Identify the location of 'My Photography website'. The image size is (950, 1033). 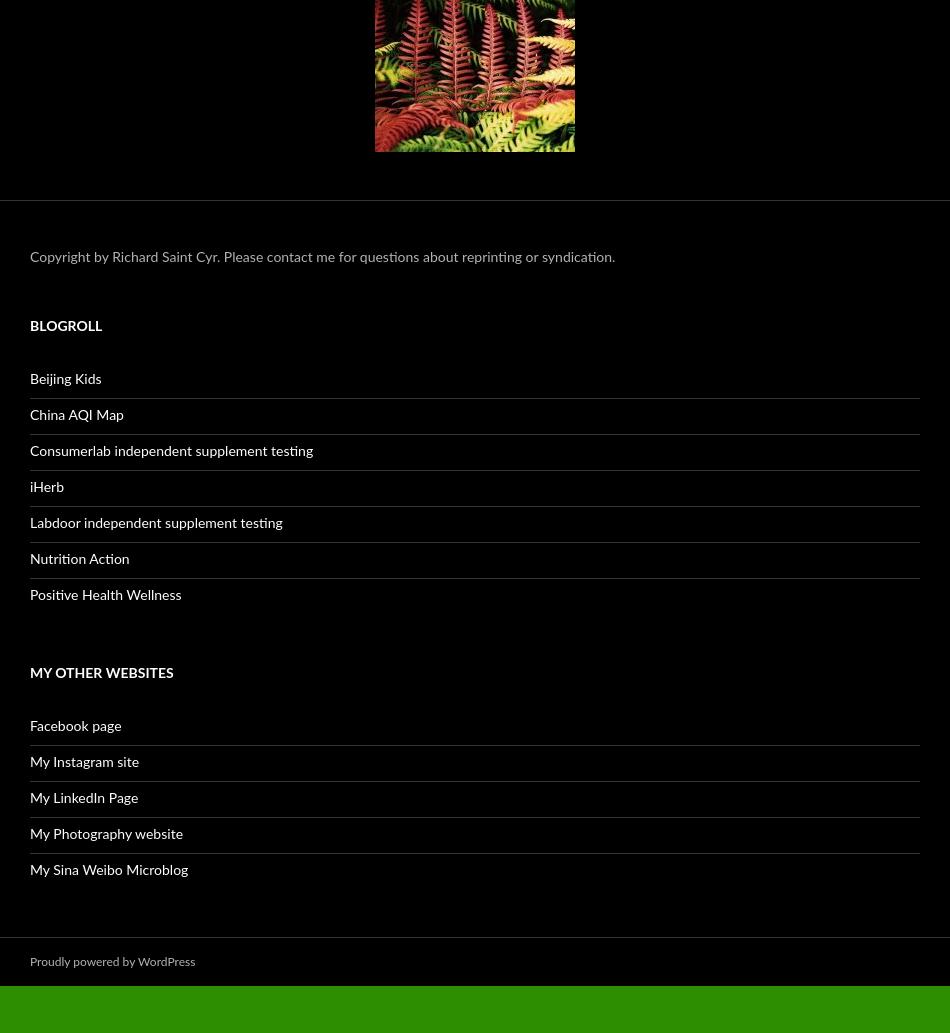
(106, 834).